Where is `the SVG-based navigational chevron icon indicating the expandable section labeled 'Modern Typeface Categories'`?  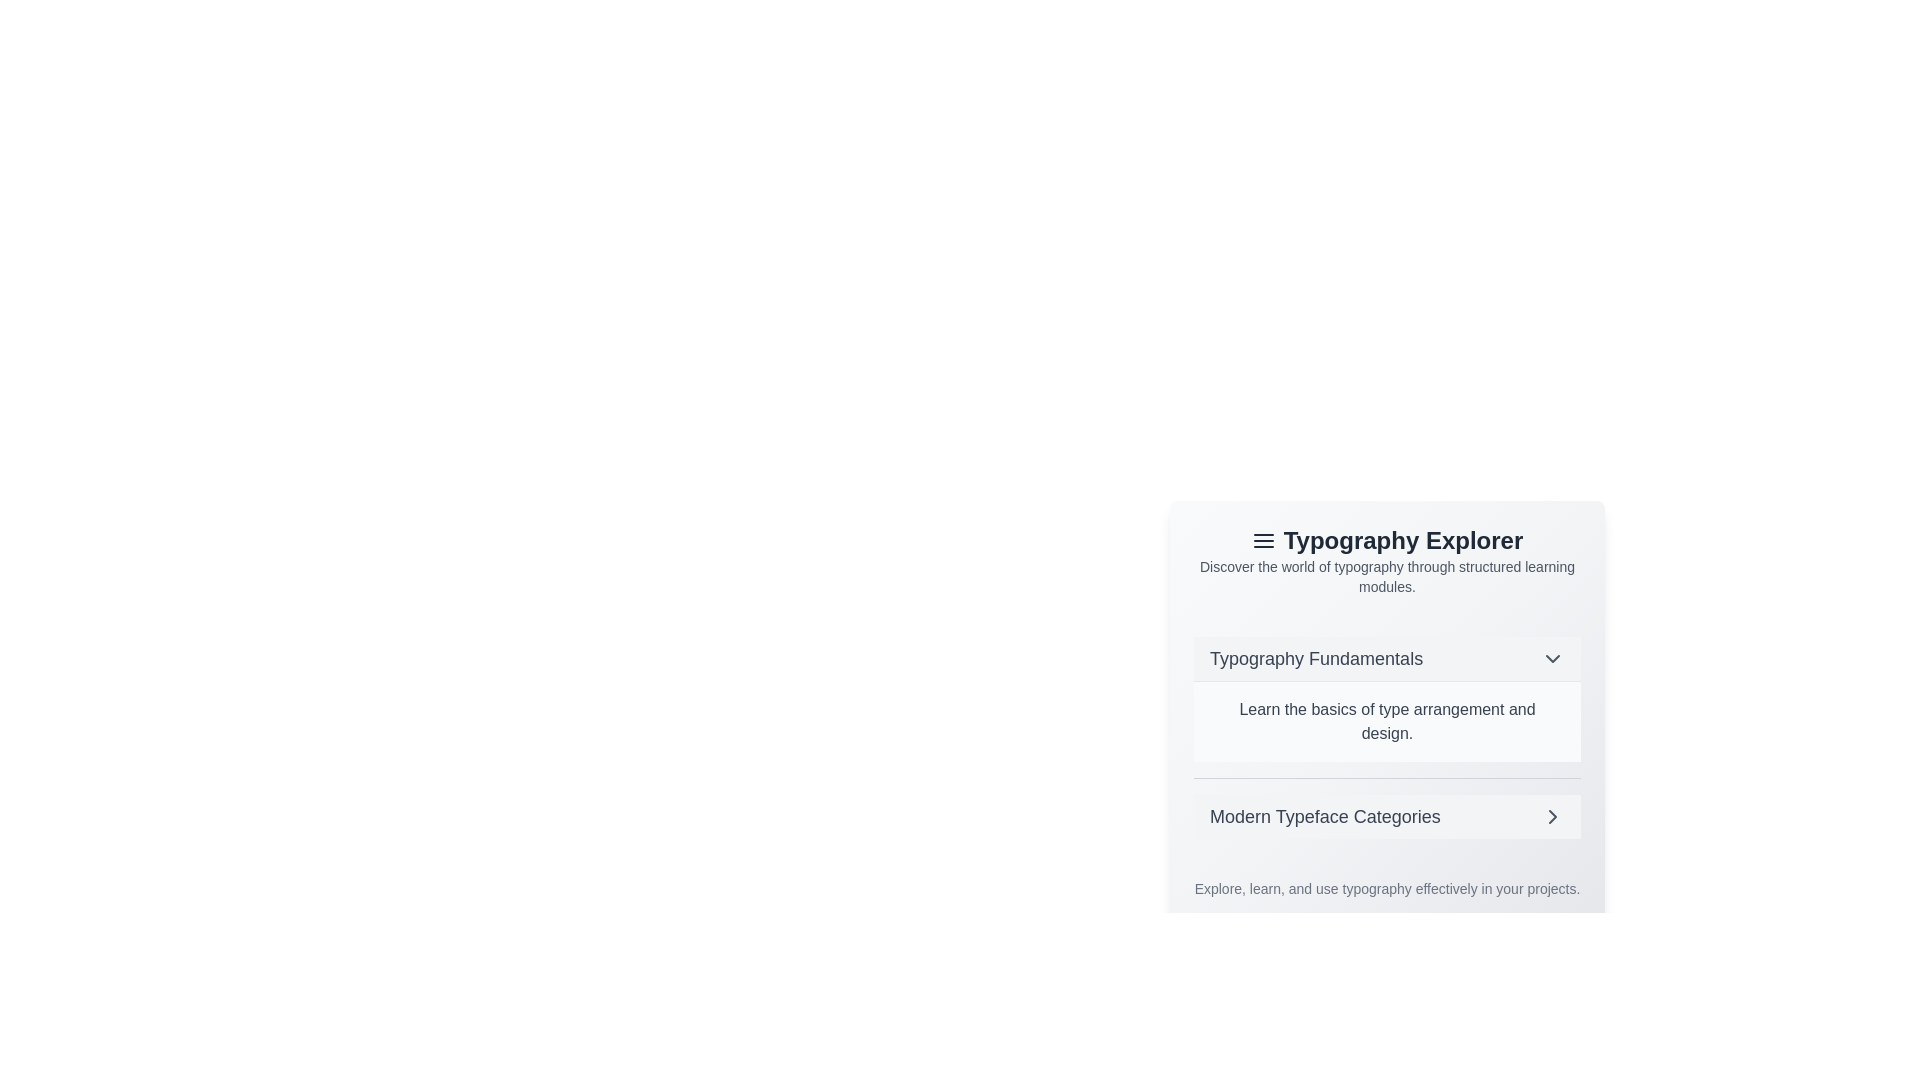 the SVG-based navigational chevron icon indicating the expandable section labeled 'Modern Typeface Categories' is located at coordinates (1552, 817).